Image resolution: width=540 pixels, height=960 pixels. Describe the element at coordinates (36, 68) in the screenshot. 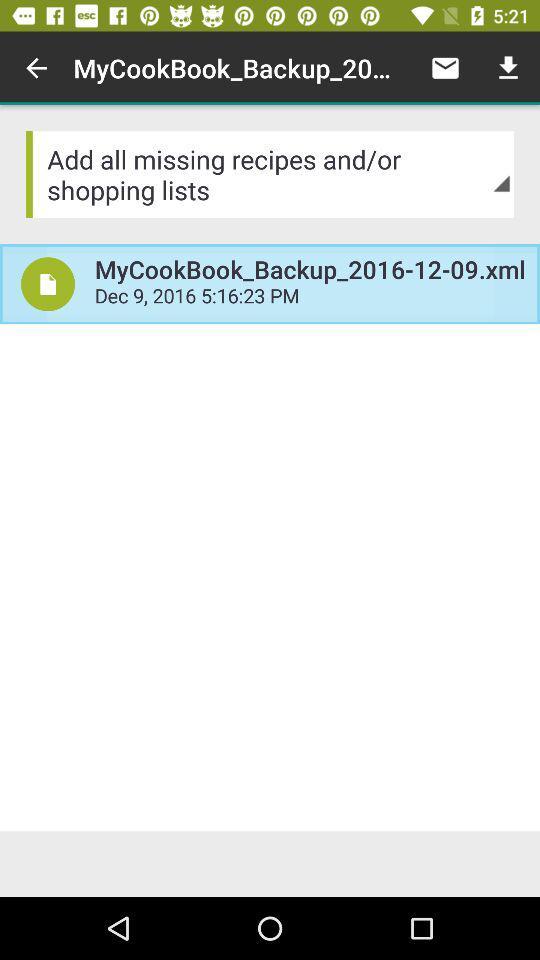

I see `icon to the left of mycookbook_backup_2016 12 09 item` at that location.